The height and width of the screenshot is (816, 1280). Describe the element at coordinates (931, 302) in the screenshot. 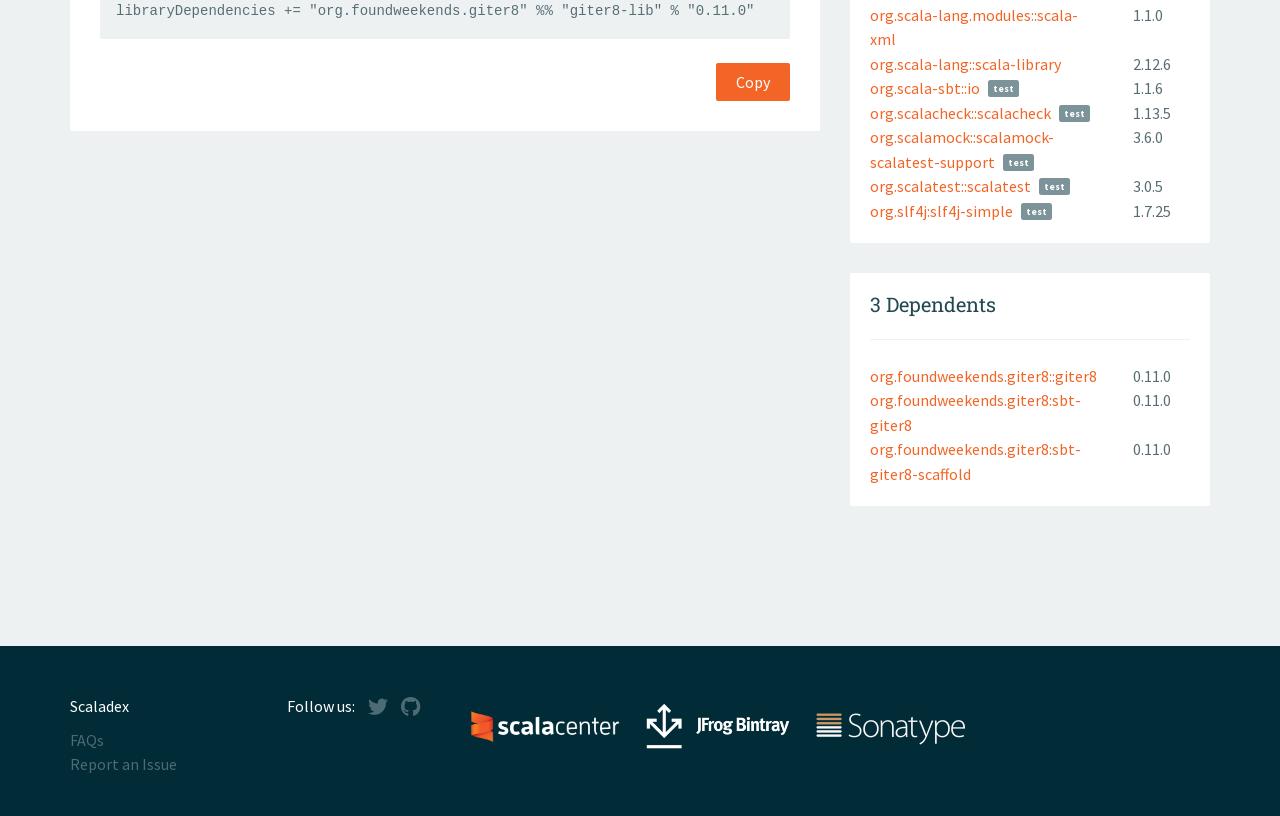

I see `'3 Dependents'` at that location.